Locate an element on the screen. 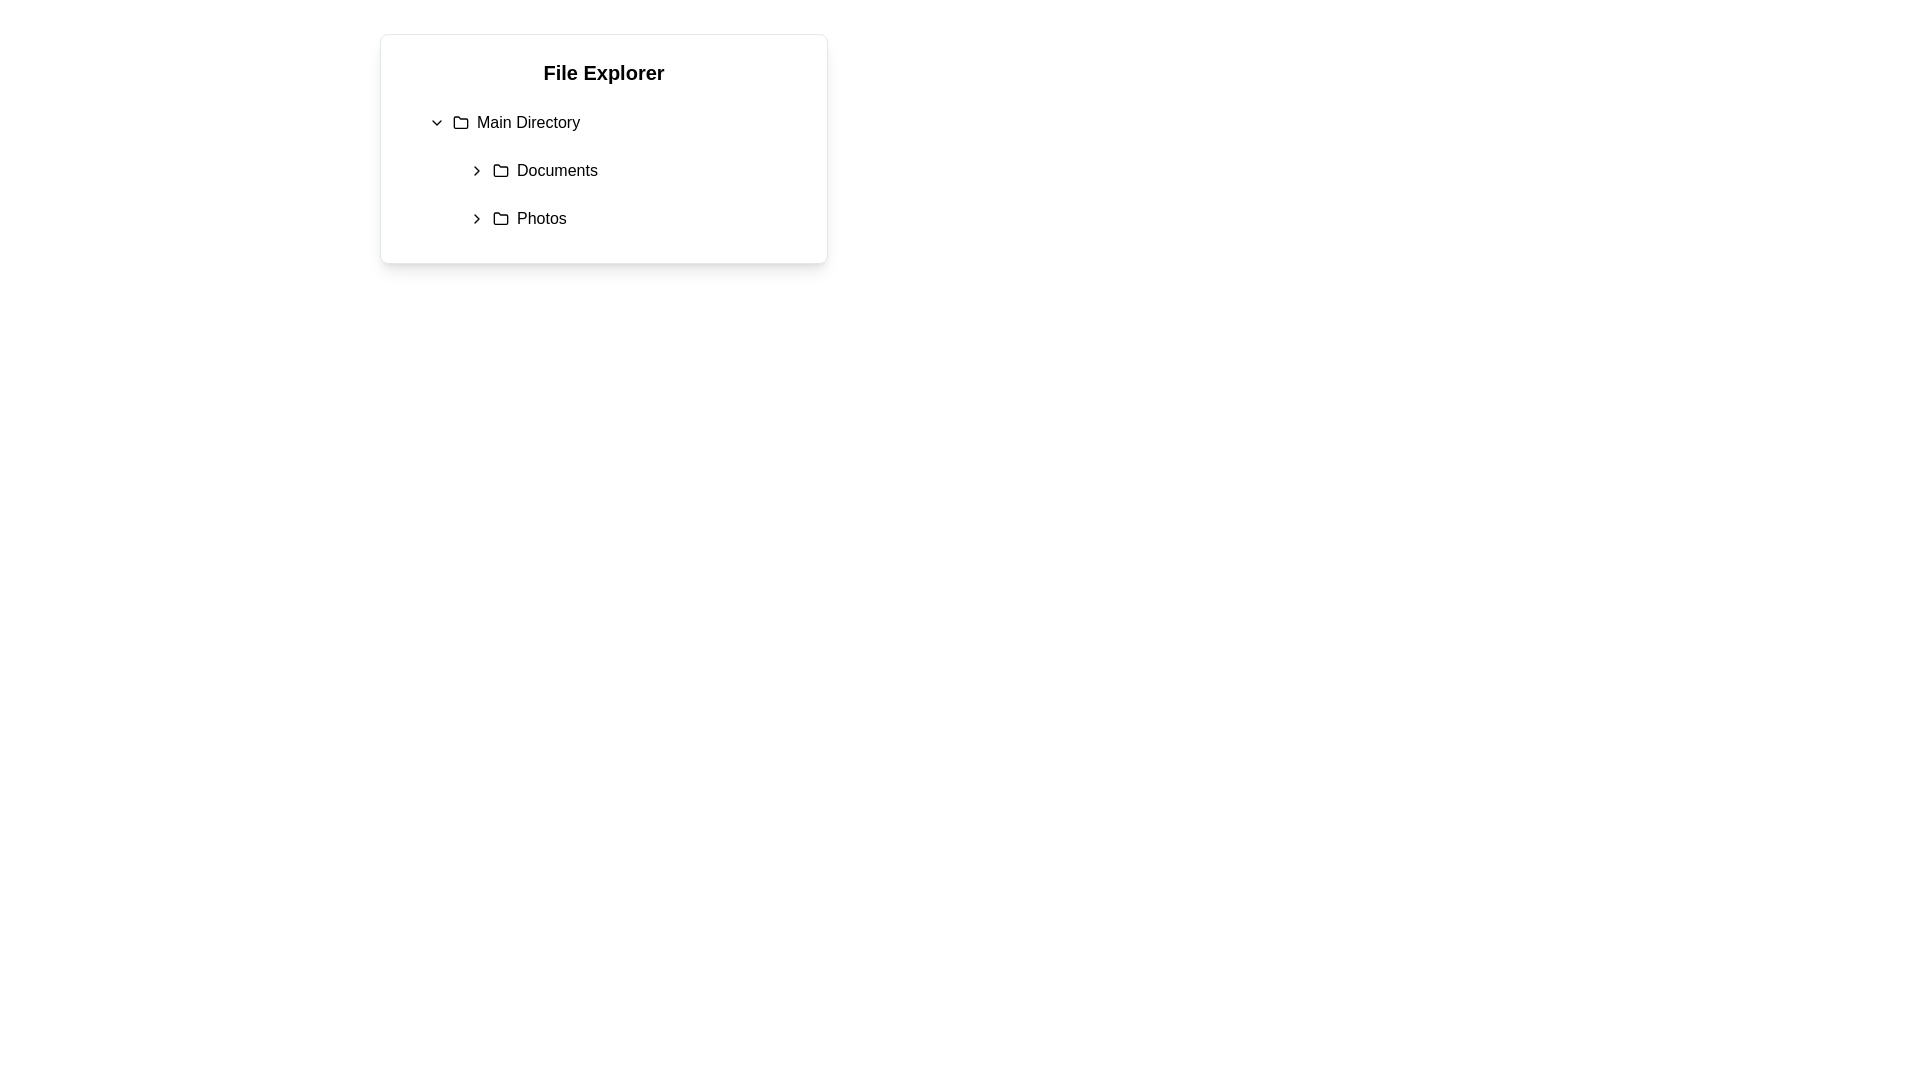 The image size is (1920, 1080). the folder icon located to the left of the 'Photos' label in the file explorer interface is located at coordinates (500, 219).